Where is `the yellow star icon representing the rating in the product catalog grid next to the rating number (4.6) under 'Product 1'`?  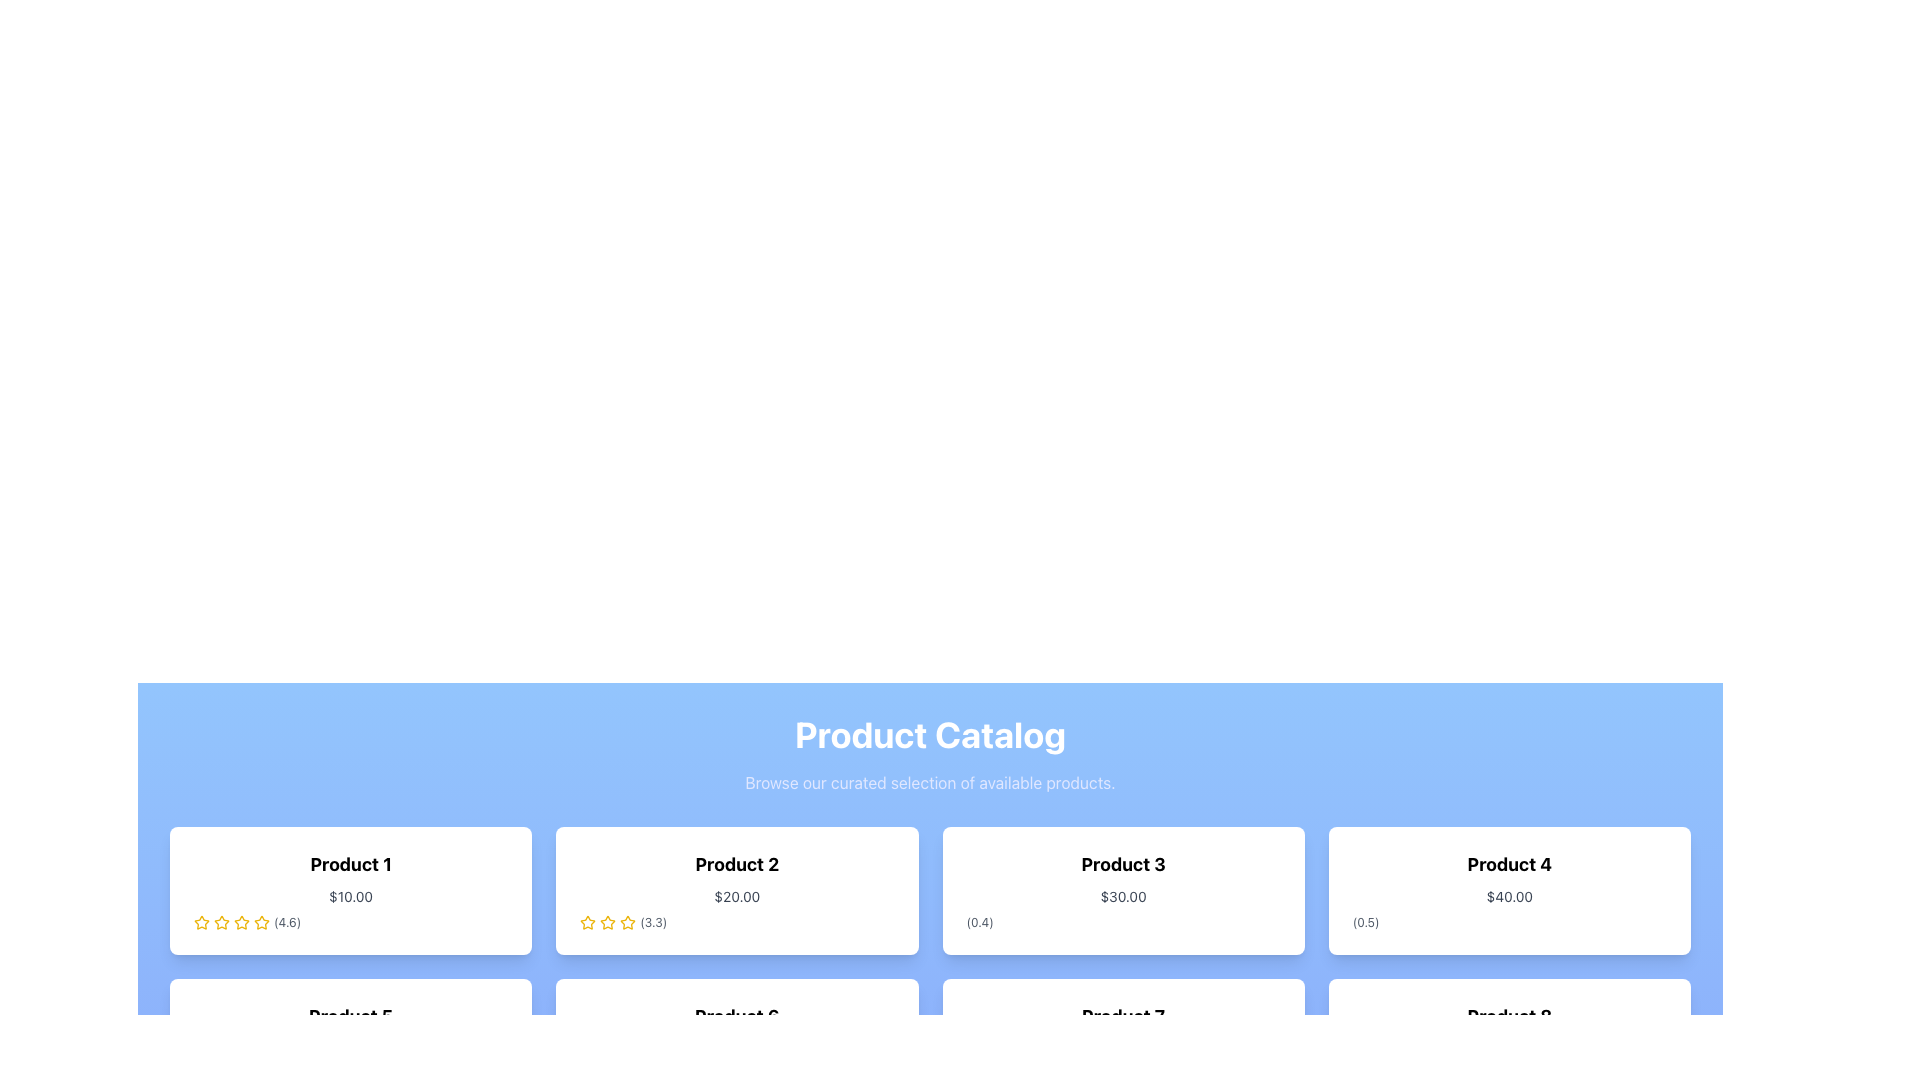 the yellow star icon representing the rating in the product catalog grid next to the rating number (4.6) under 'Product 1' is located at coordinates (261, 922).